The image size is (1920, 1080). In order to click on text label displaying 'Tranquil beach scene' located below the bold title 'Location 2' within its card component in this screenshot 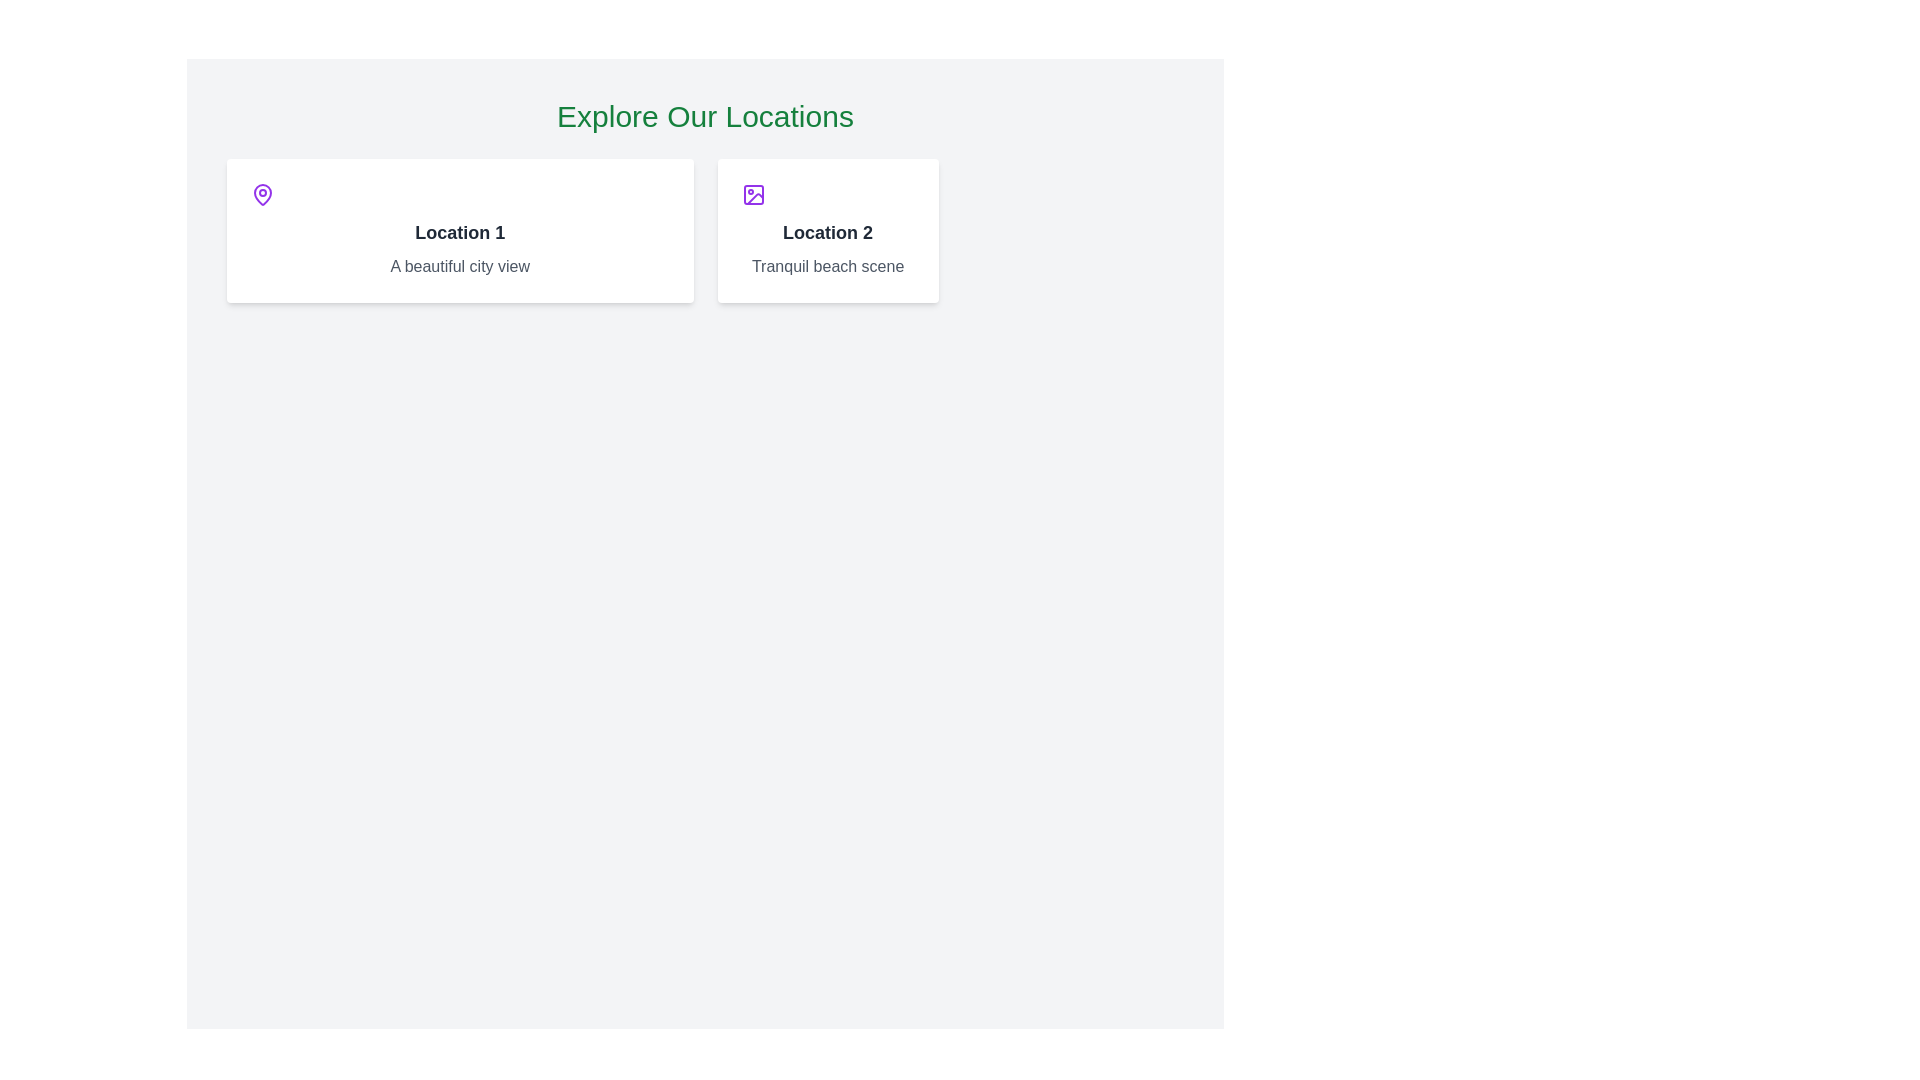, I will do `click(828, 265)`.